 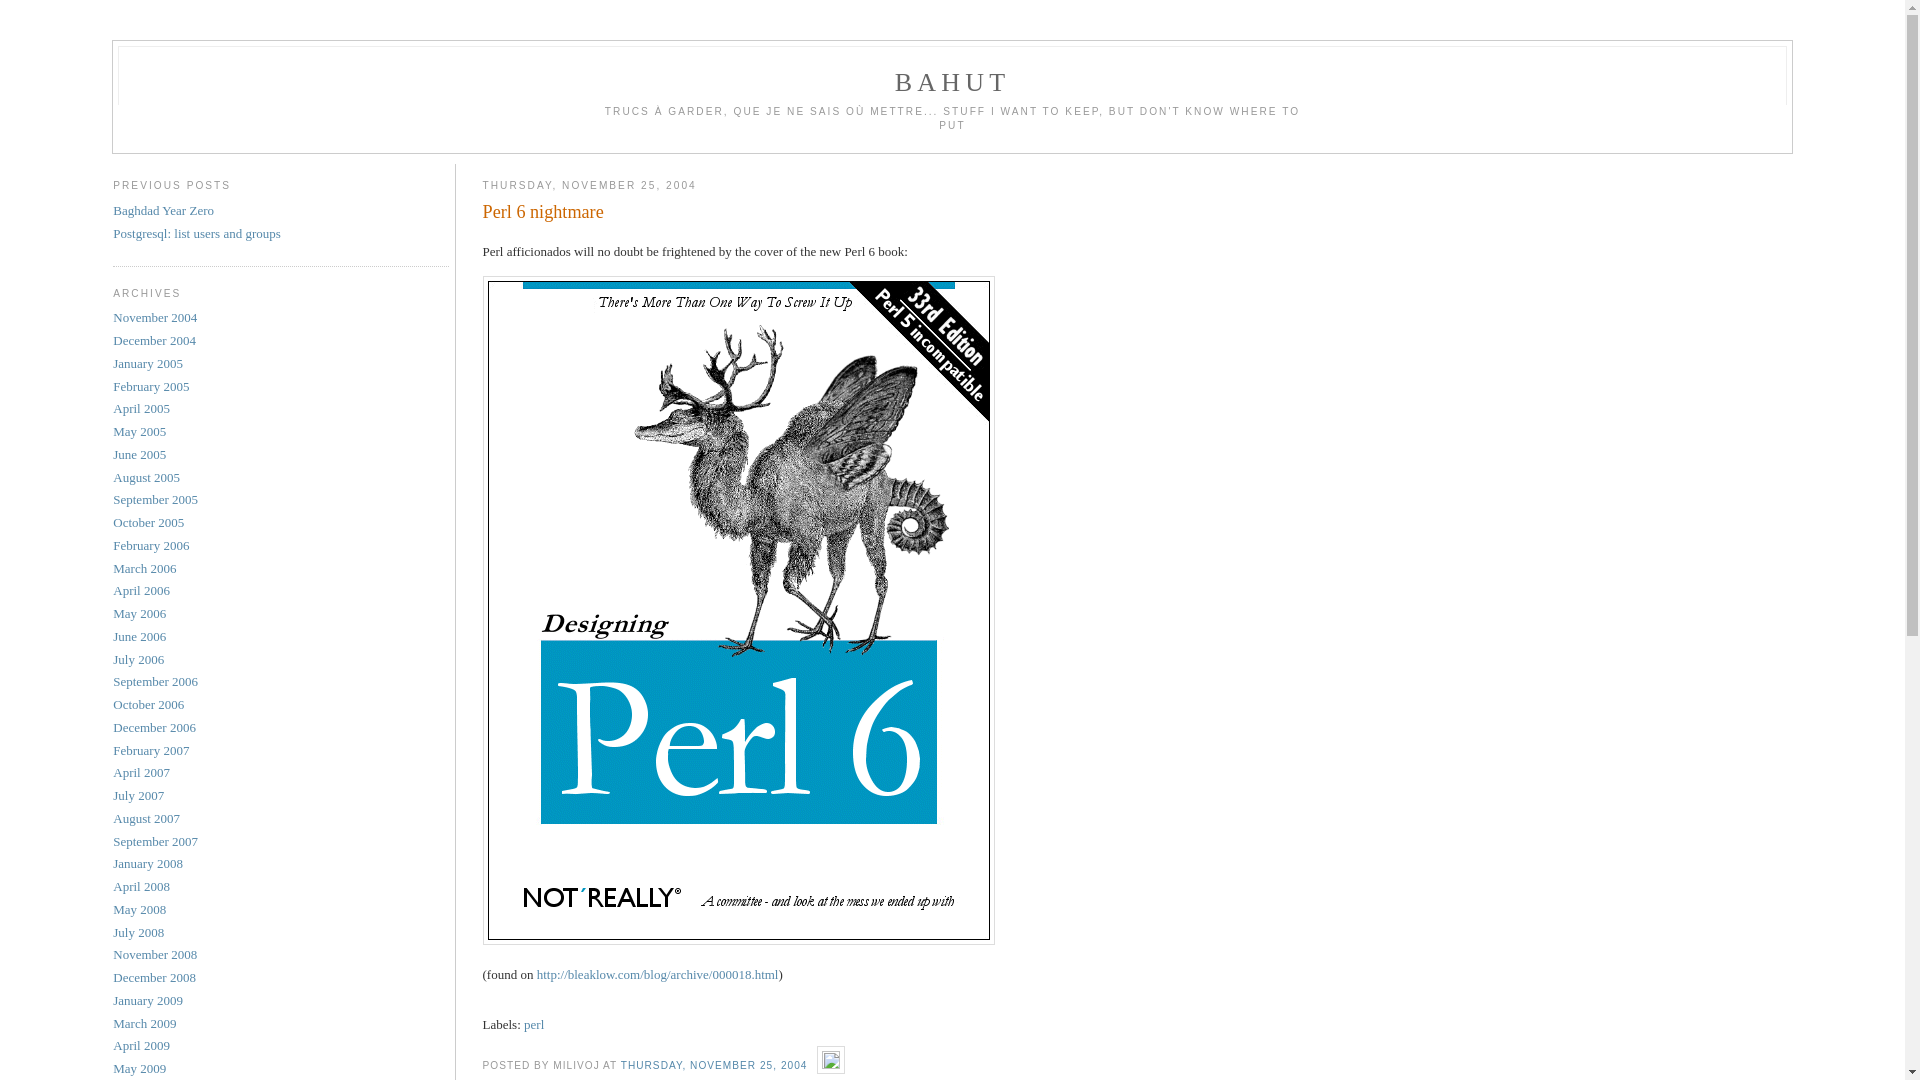 I want to click on 'Baghdad Year Zero', so click(x=163, y=210).